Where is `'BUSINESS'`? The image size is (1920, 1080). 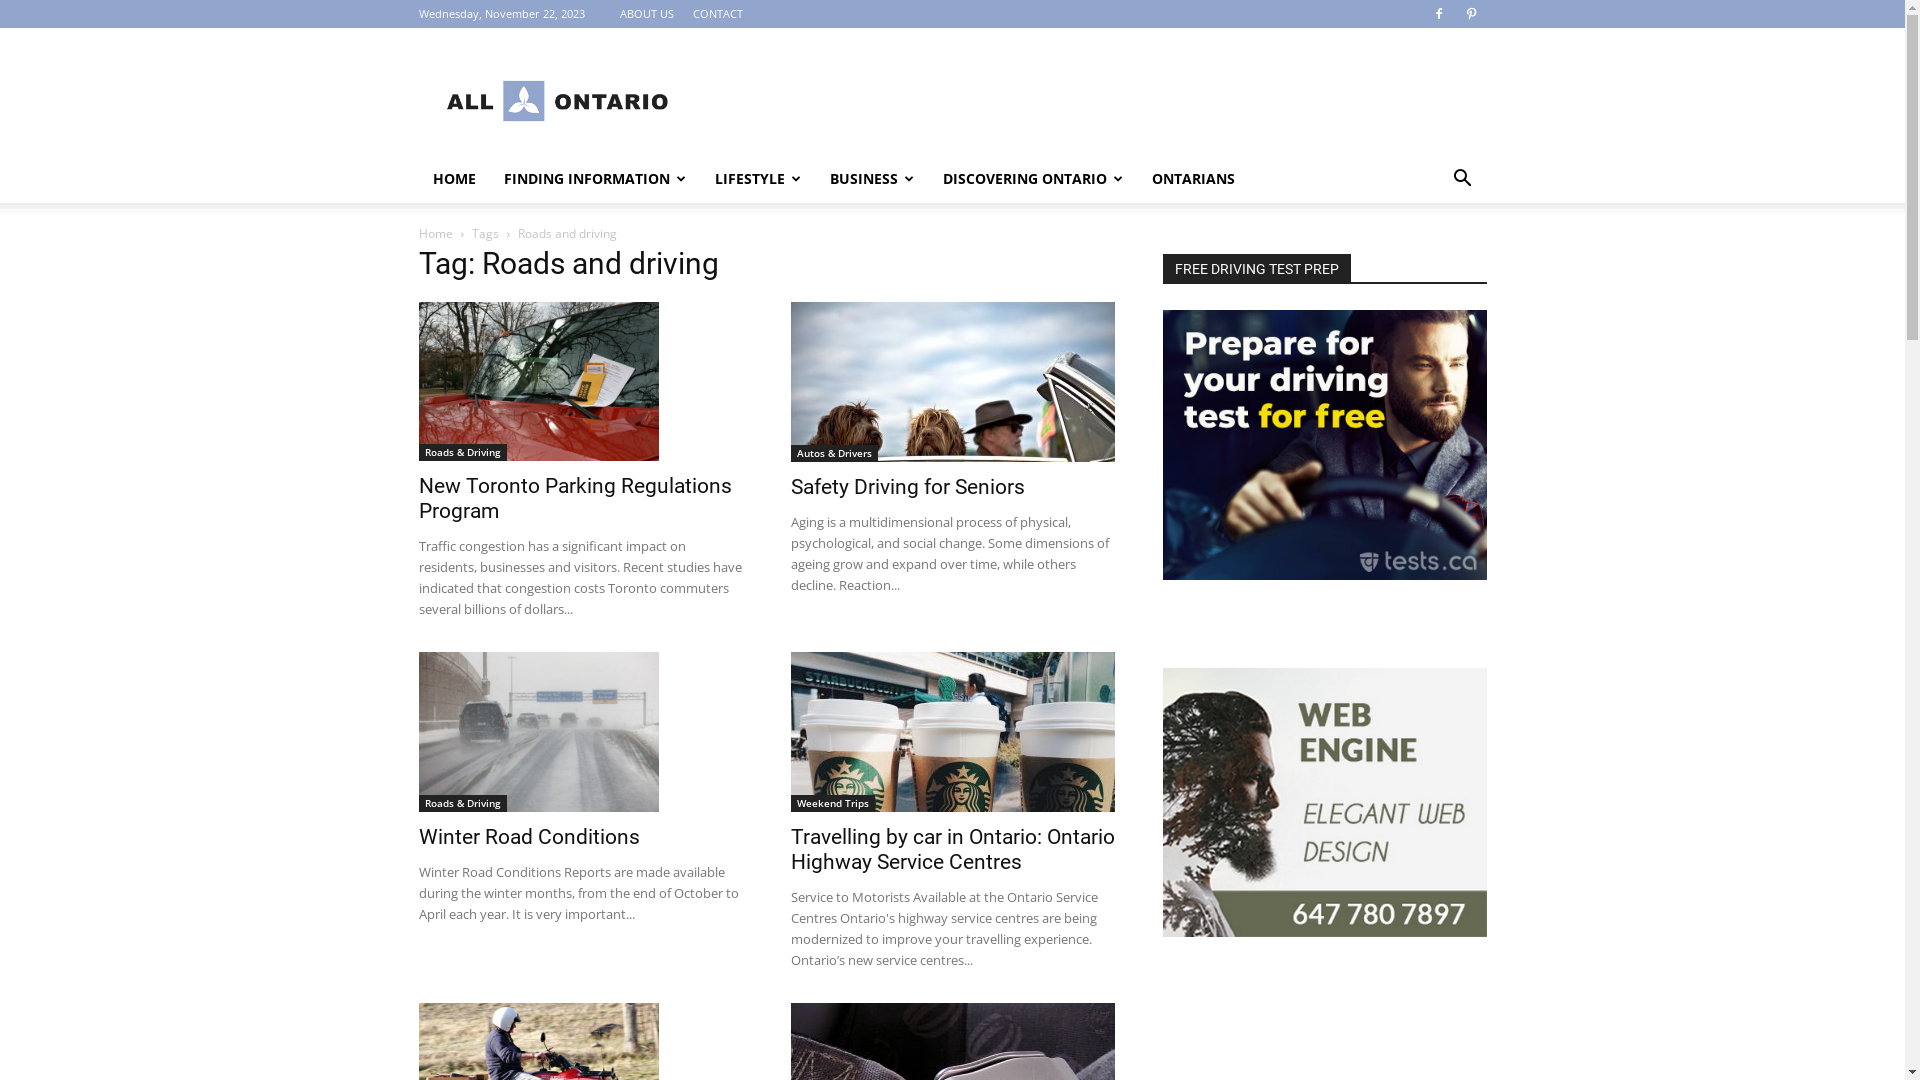
'BUSINESS' is located at coordinates (872, 177).